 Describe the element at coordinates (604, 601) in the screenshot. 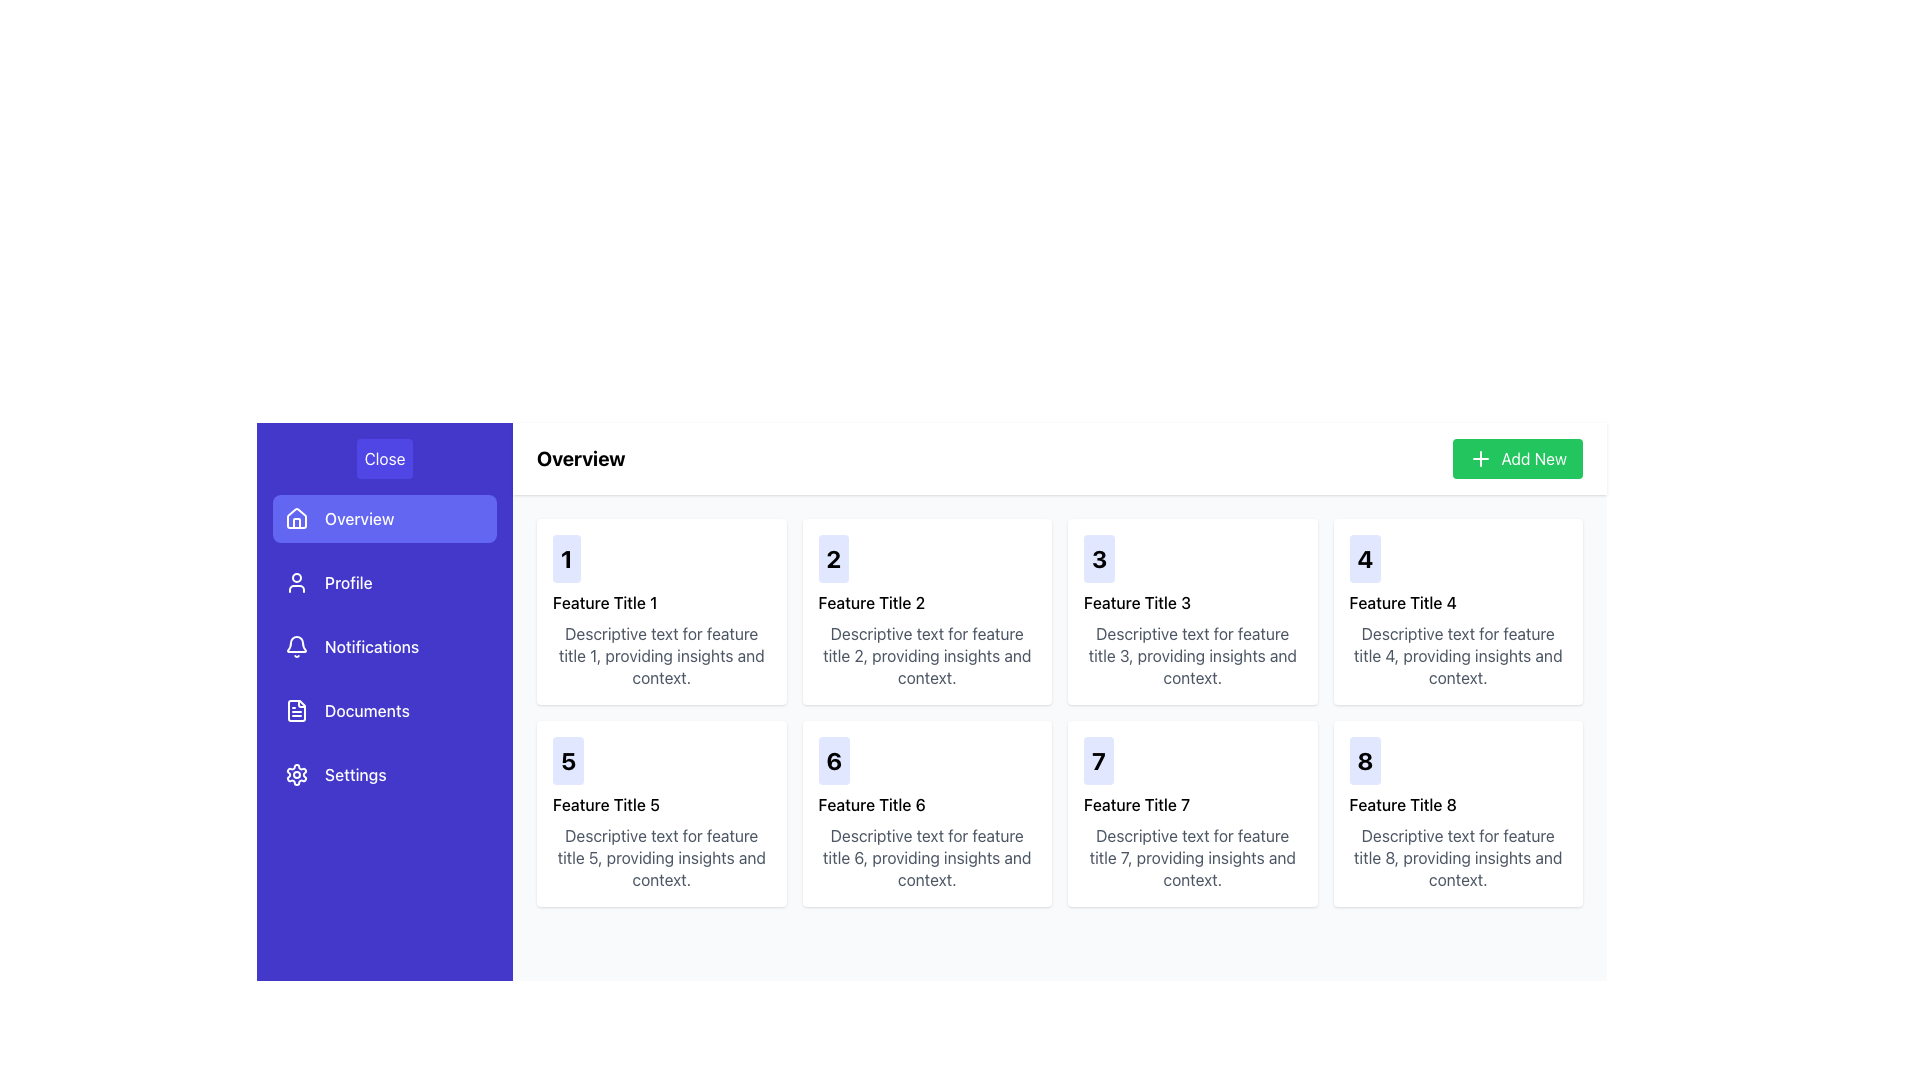

I see `the title text of the card located at the top-left of the grid layout` at that location.